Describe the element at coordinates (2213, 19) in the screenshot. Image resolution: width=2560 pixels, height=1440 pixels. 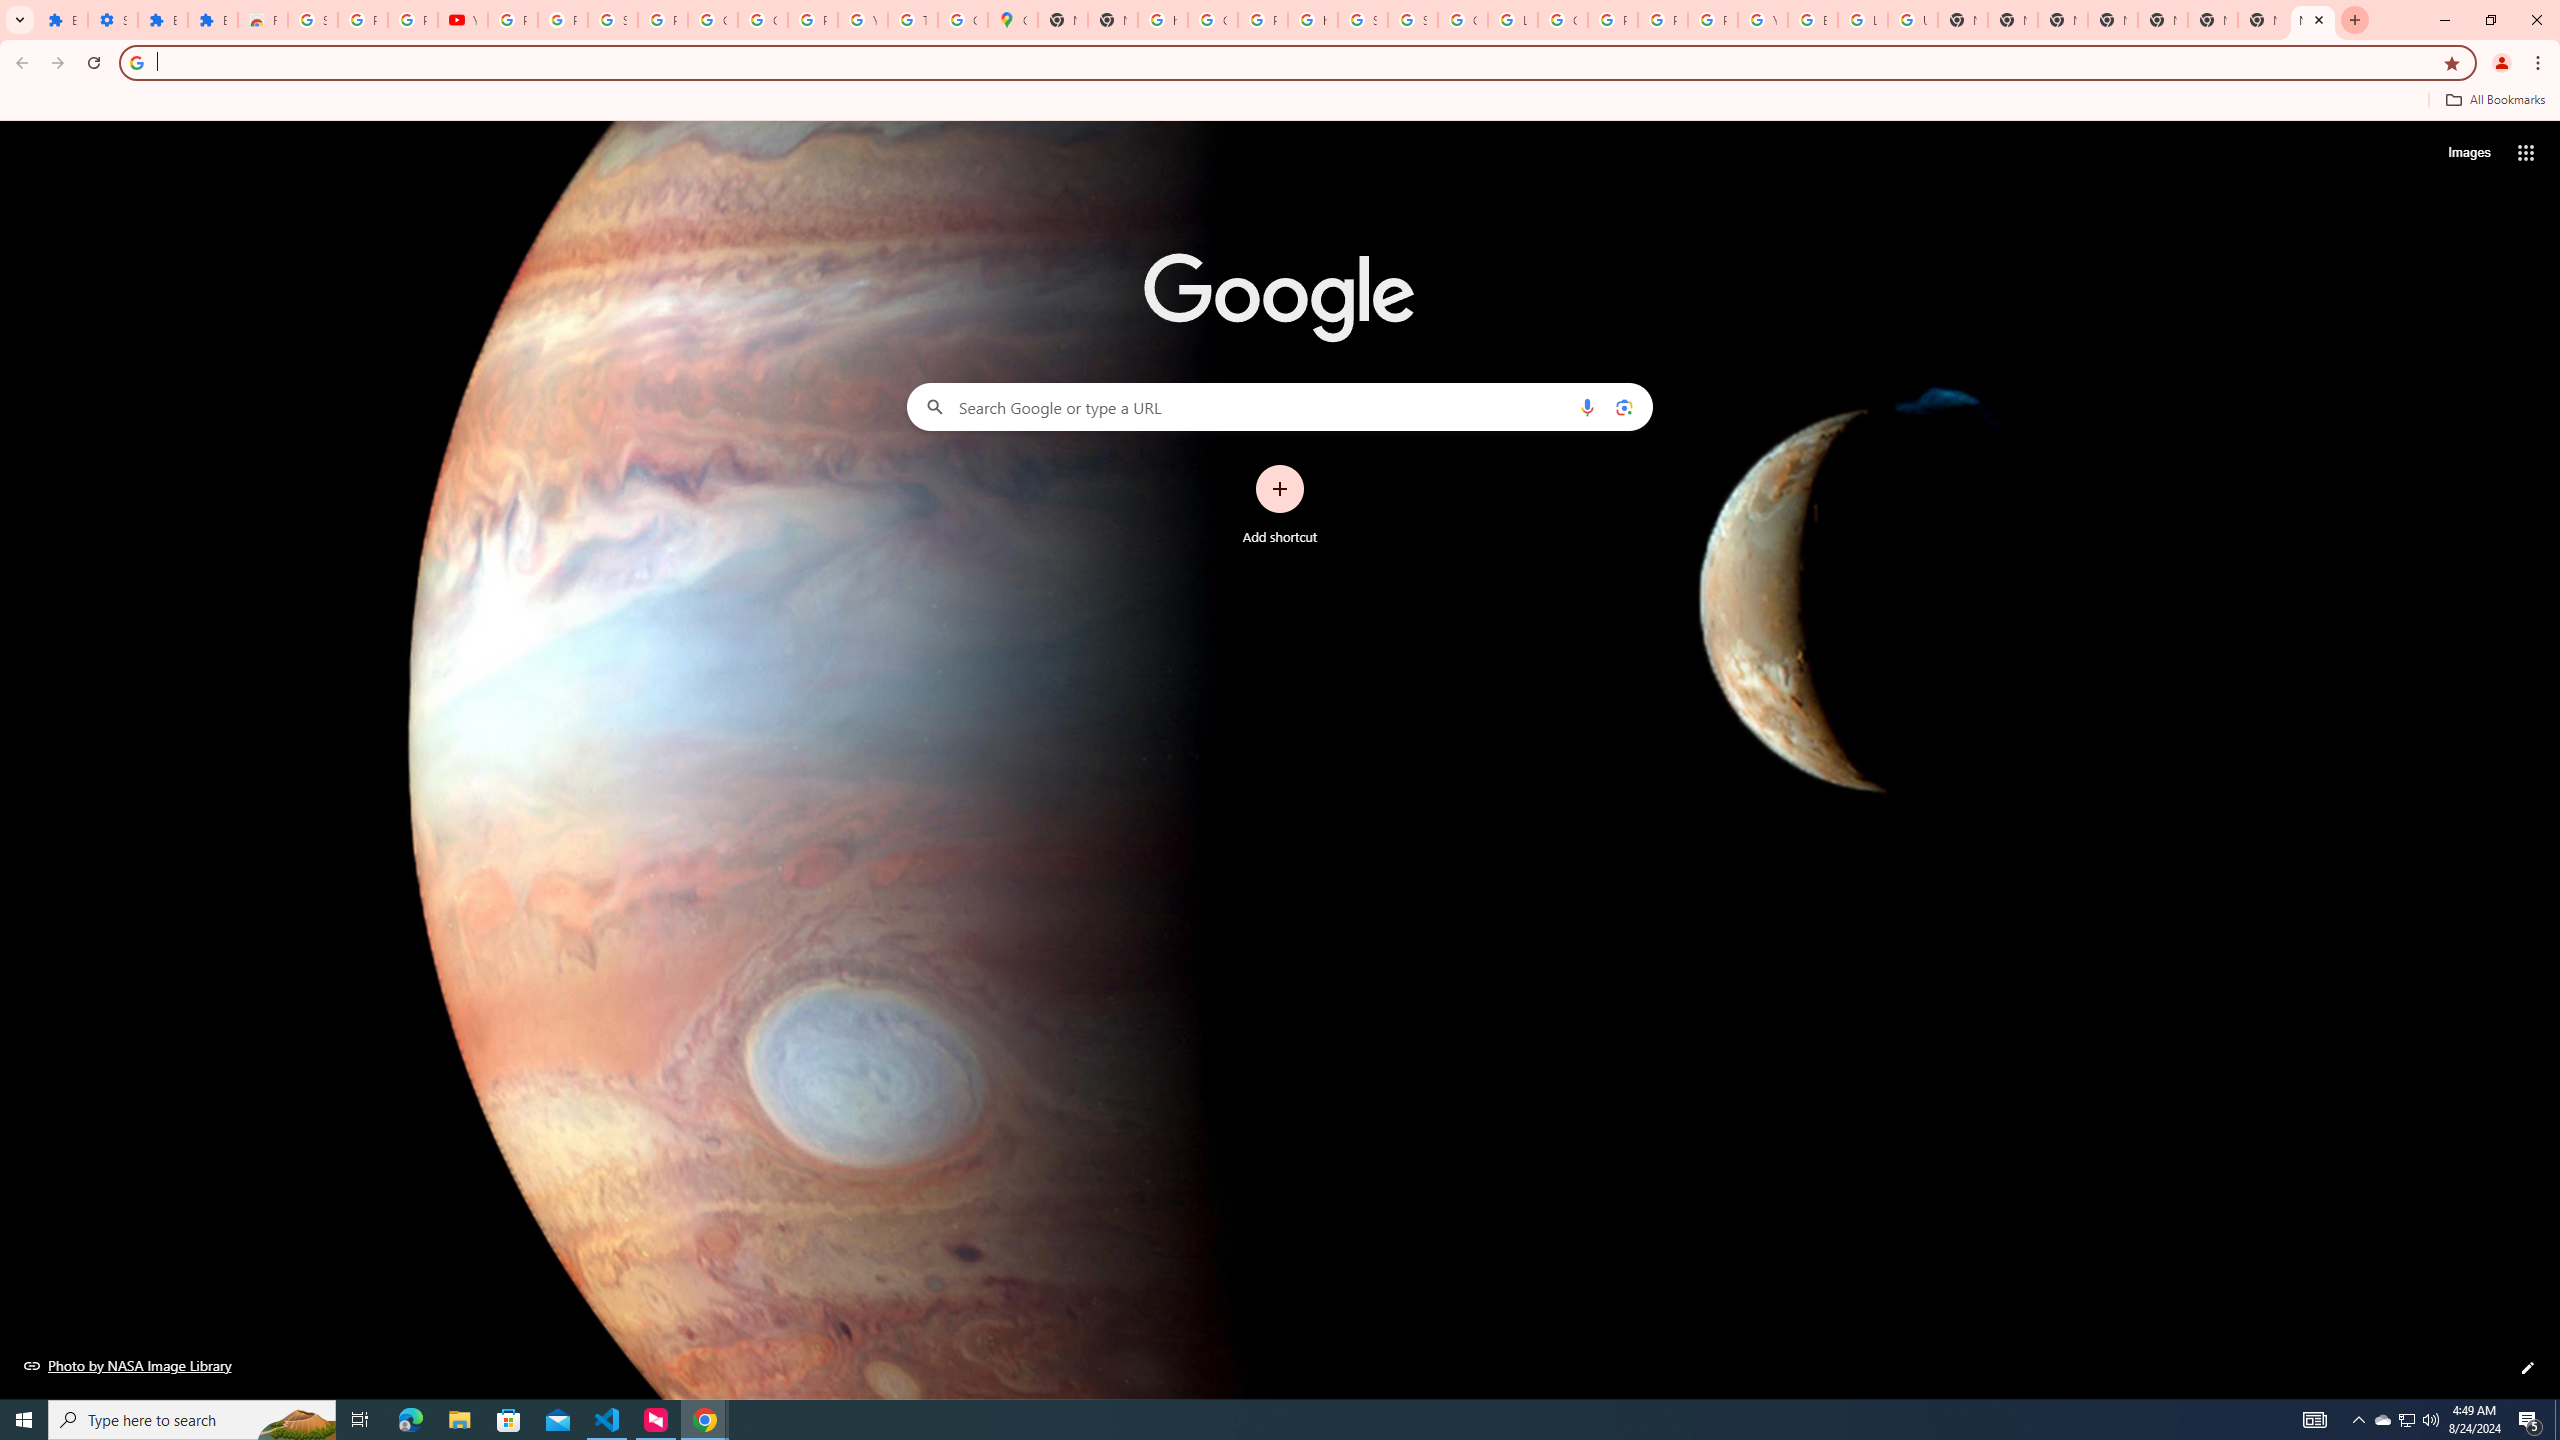
I see `'New Tab'` at that location.